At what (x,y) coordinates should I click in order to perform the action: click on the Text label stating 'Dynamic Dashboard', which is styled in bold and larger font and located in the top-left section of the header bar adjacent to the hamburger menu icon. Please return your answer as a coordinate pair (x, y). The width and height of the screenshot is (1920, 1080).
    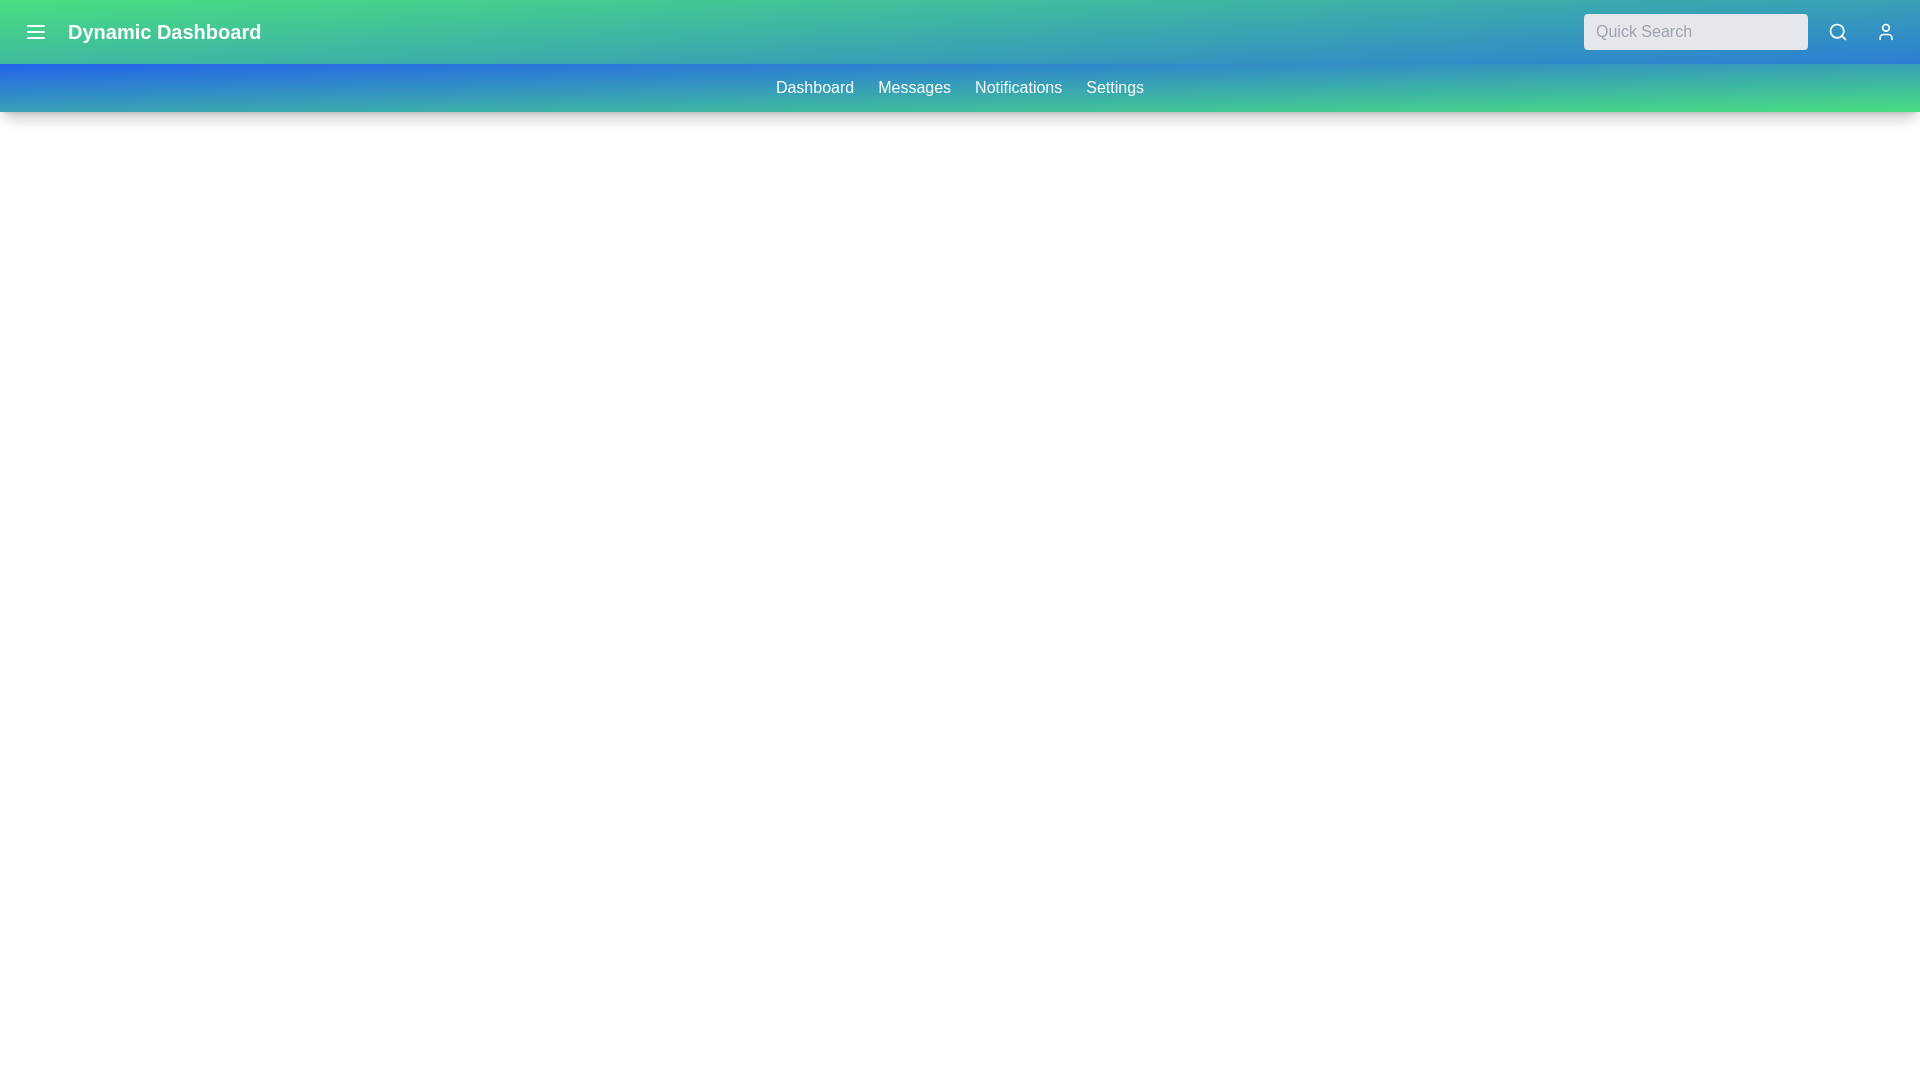
    Looking at the image, I should click on (137, 31).